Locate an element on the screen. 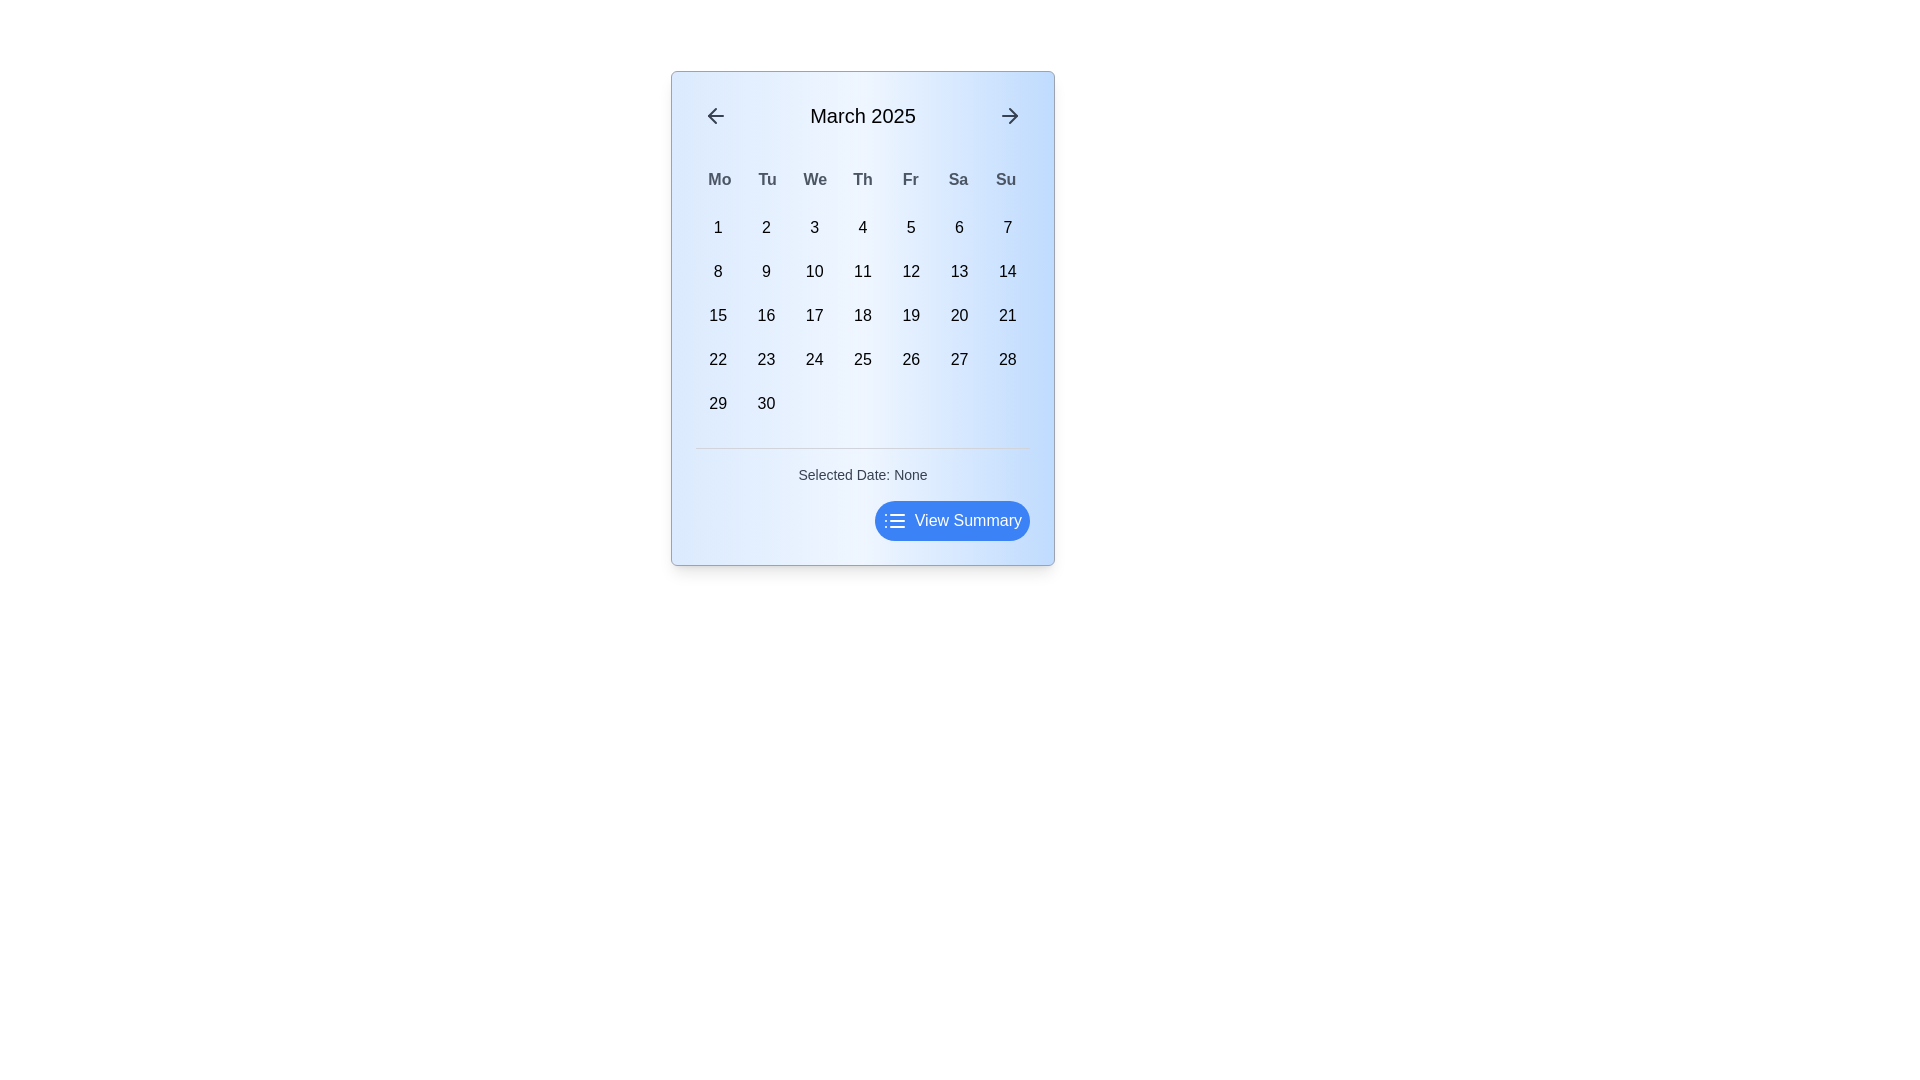 This screenshot has height=1080, width=1920. the displayed text in the Text Label that shows the currently selected month and year in the calendar interface is located at coordinates (863, 115).